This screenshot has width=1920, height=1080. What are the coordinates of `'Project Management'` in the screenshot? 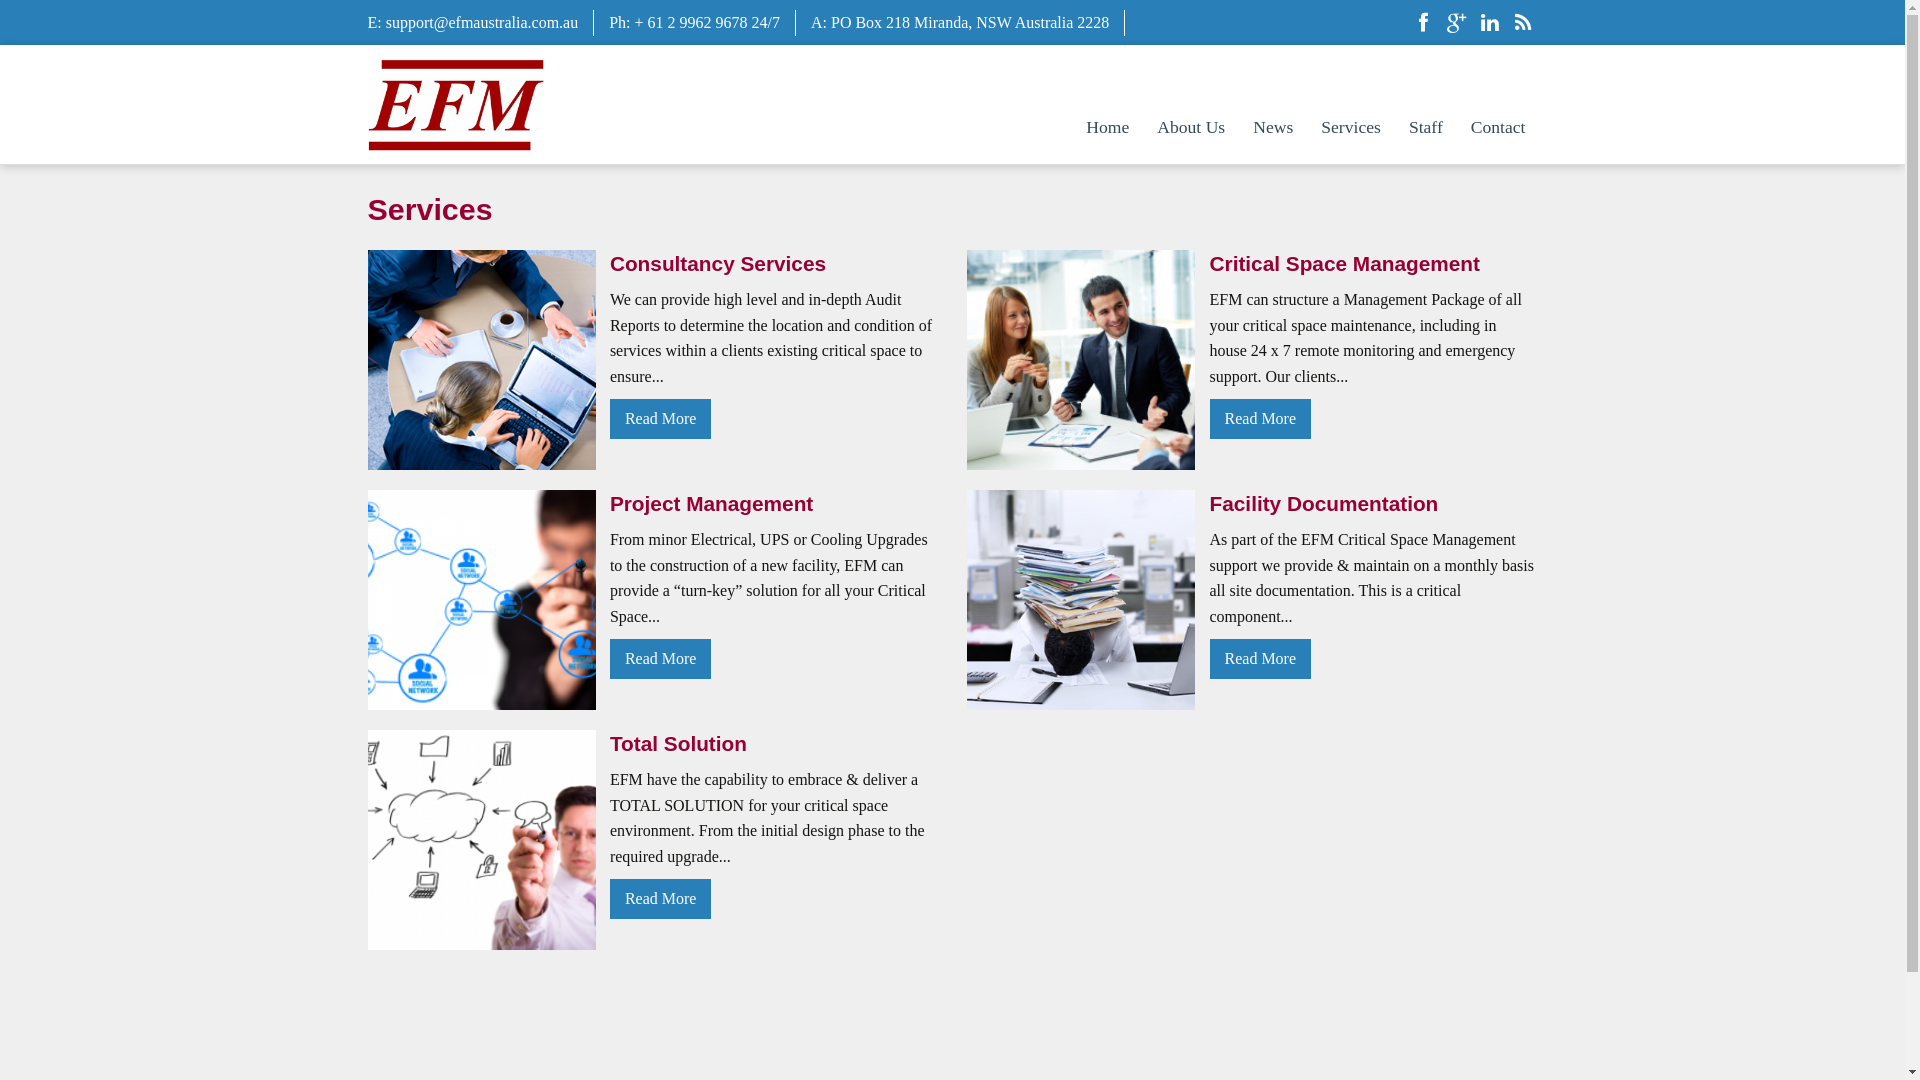 It's located at (772, 502).